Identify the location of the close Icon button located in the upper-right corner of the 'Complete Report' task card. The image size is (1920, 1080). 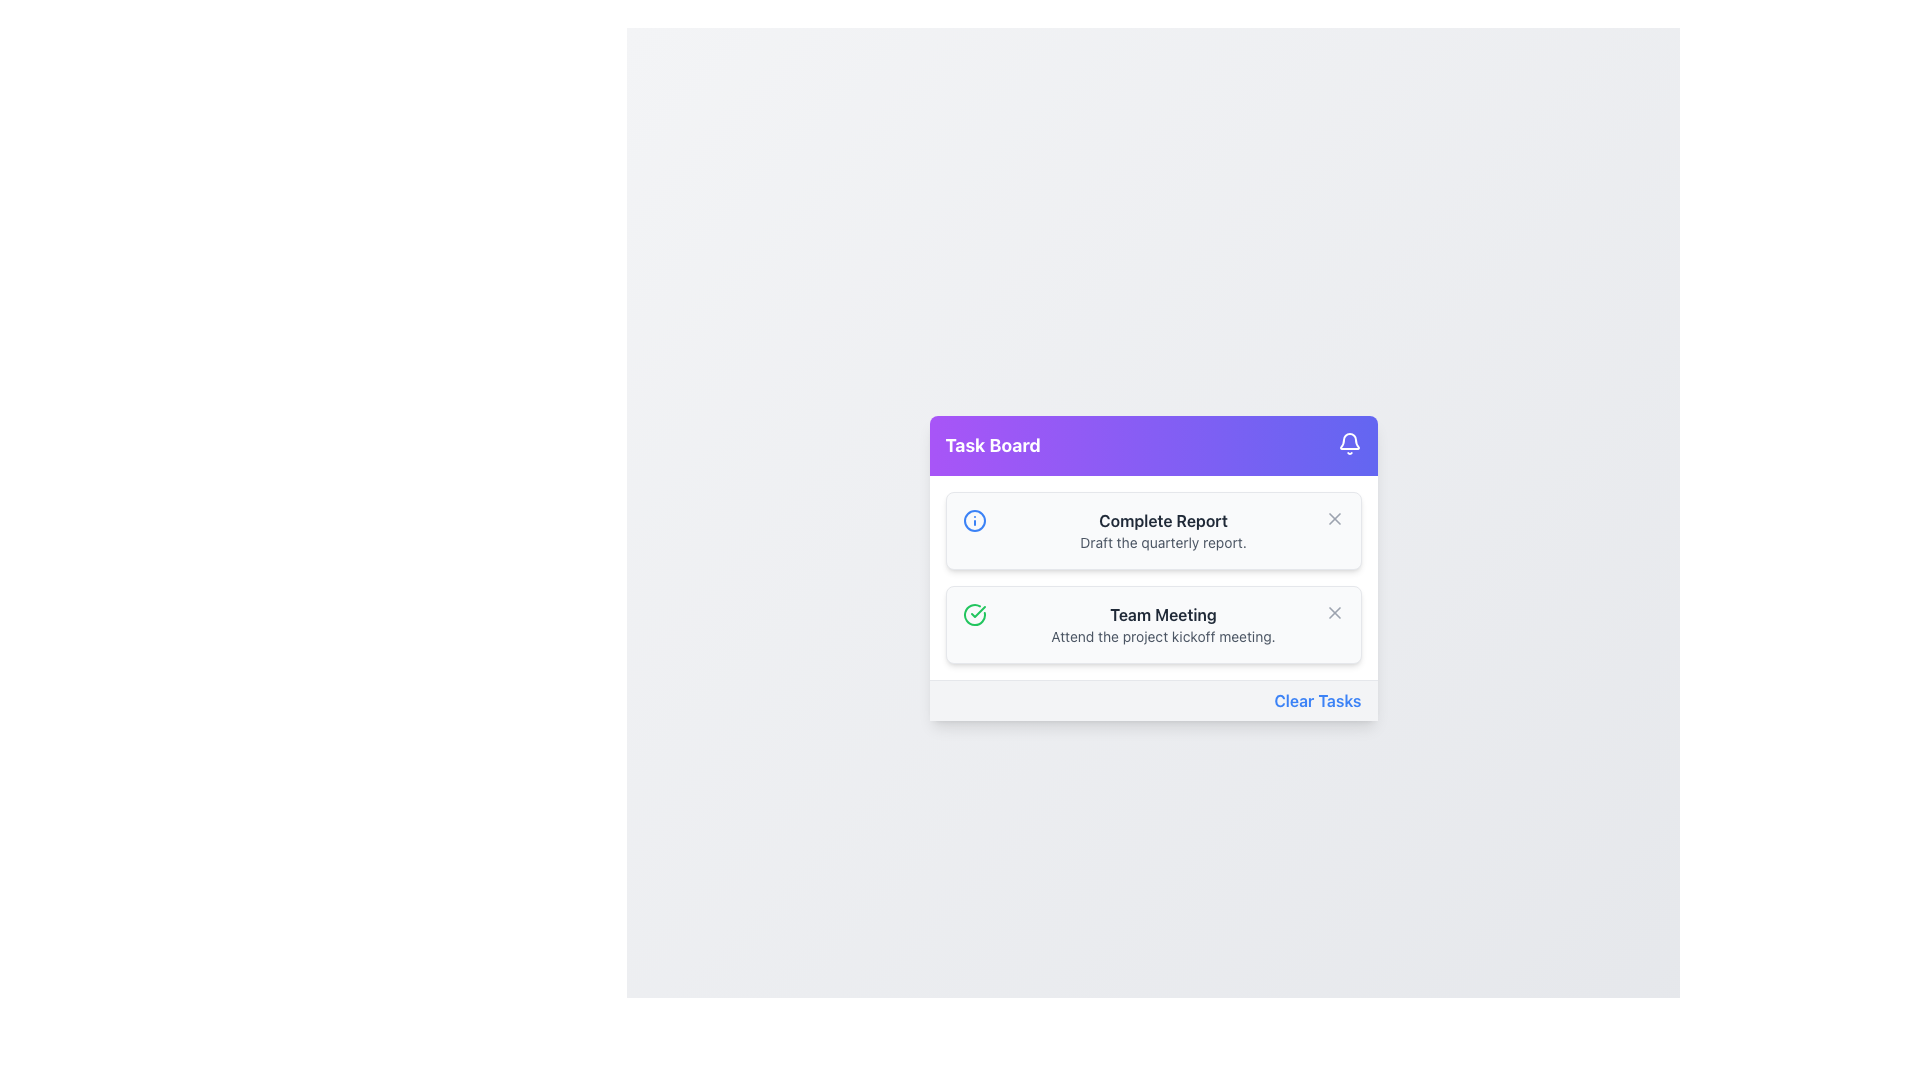
(1334, 517).